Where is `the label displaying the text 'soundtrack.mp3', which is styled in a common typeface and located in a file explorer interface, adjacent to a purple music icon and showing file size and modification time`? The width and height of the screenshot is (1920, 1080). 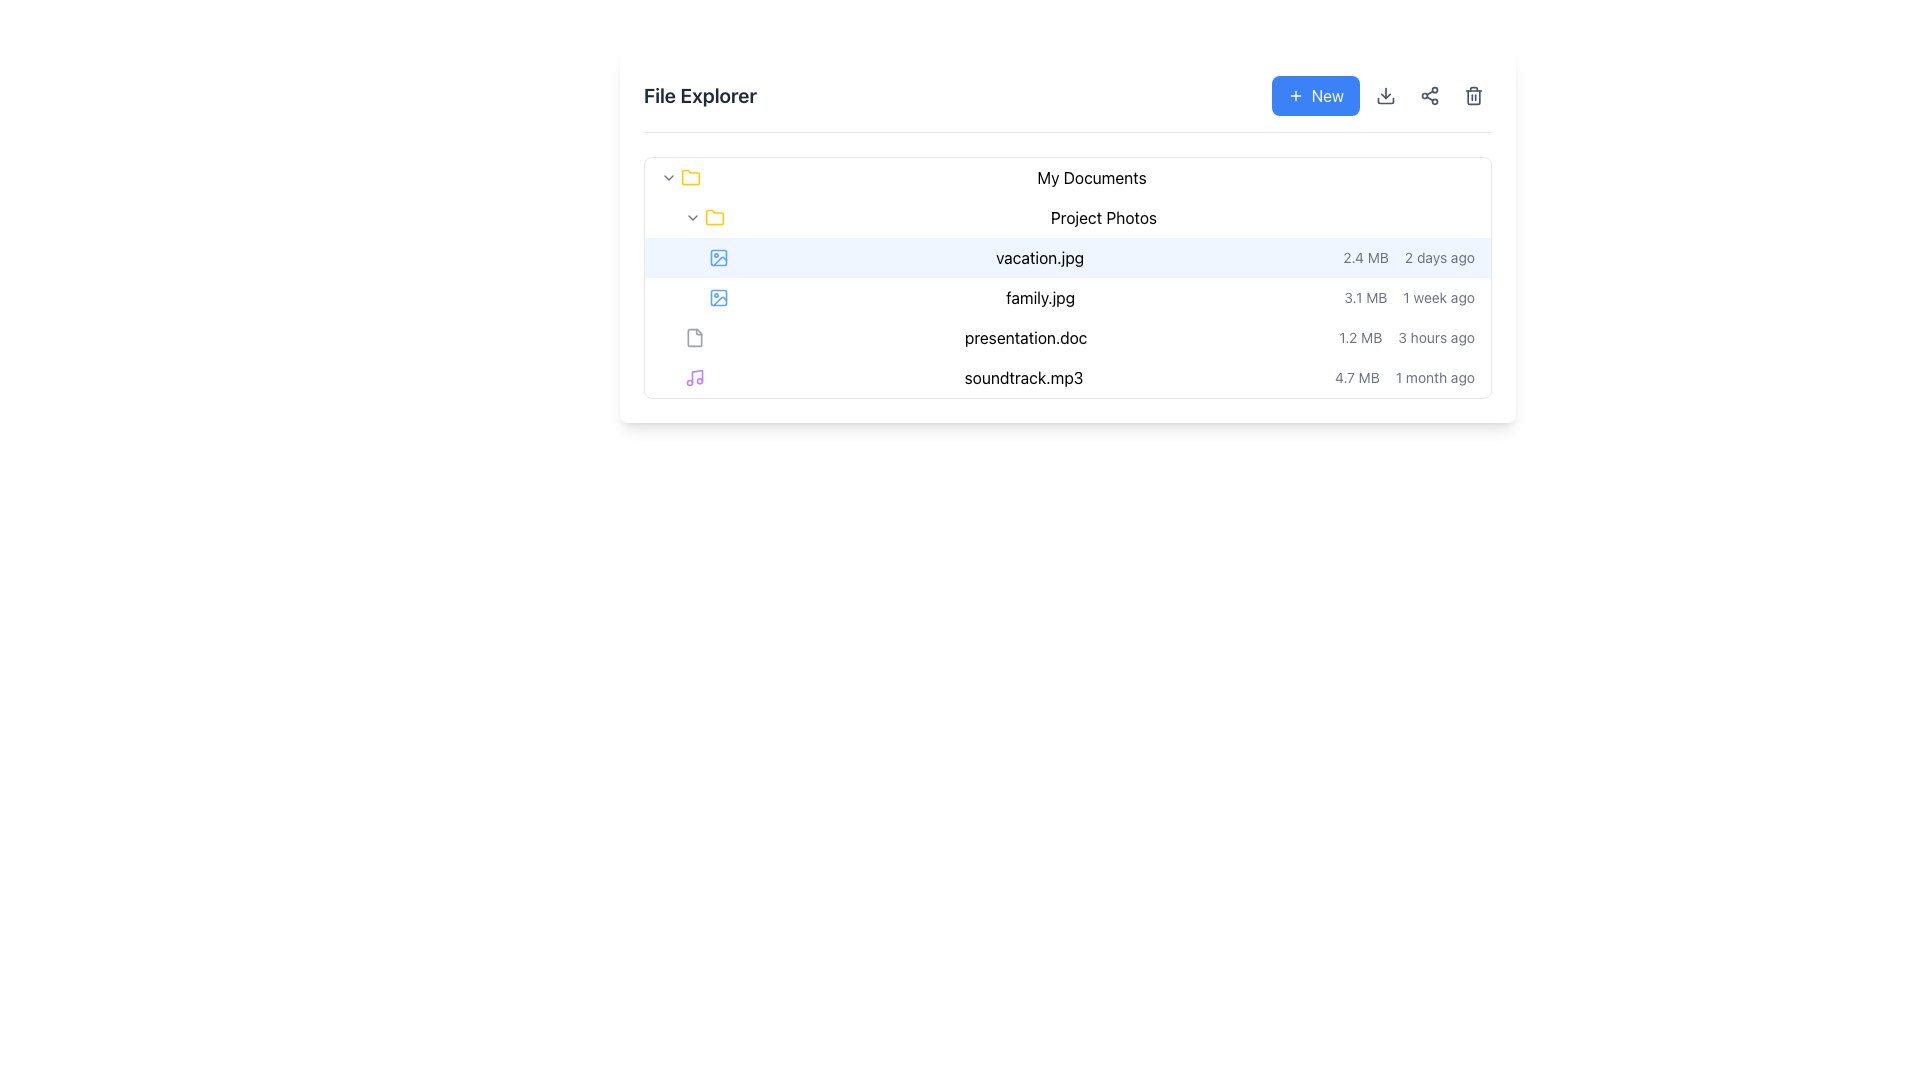
the label displaying the text 'soundtrack.mp3', which is styled in a common typeface and located in a file explorer interface, adjacent to a purple music icon and showing file size and modification time is located at coordinates (1024, 378).